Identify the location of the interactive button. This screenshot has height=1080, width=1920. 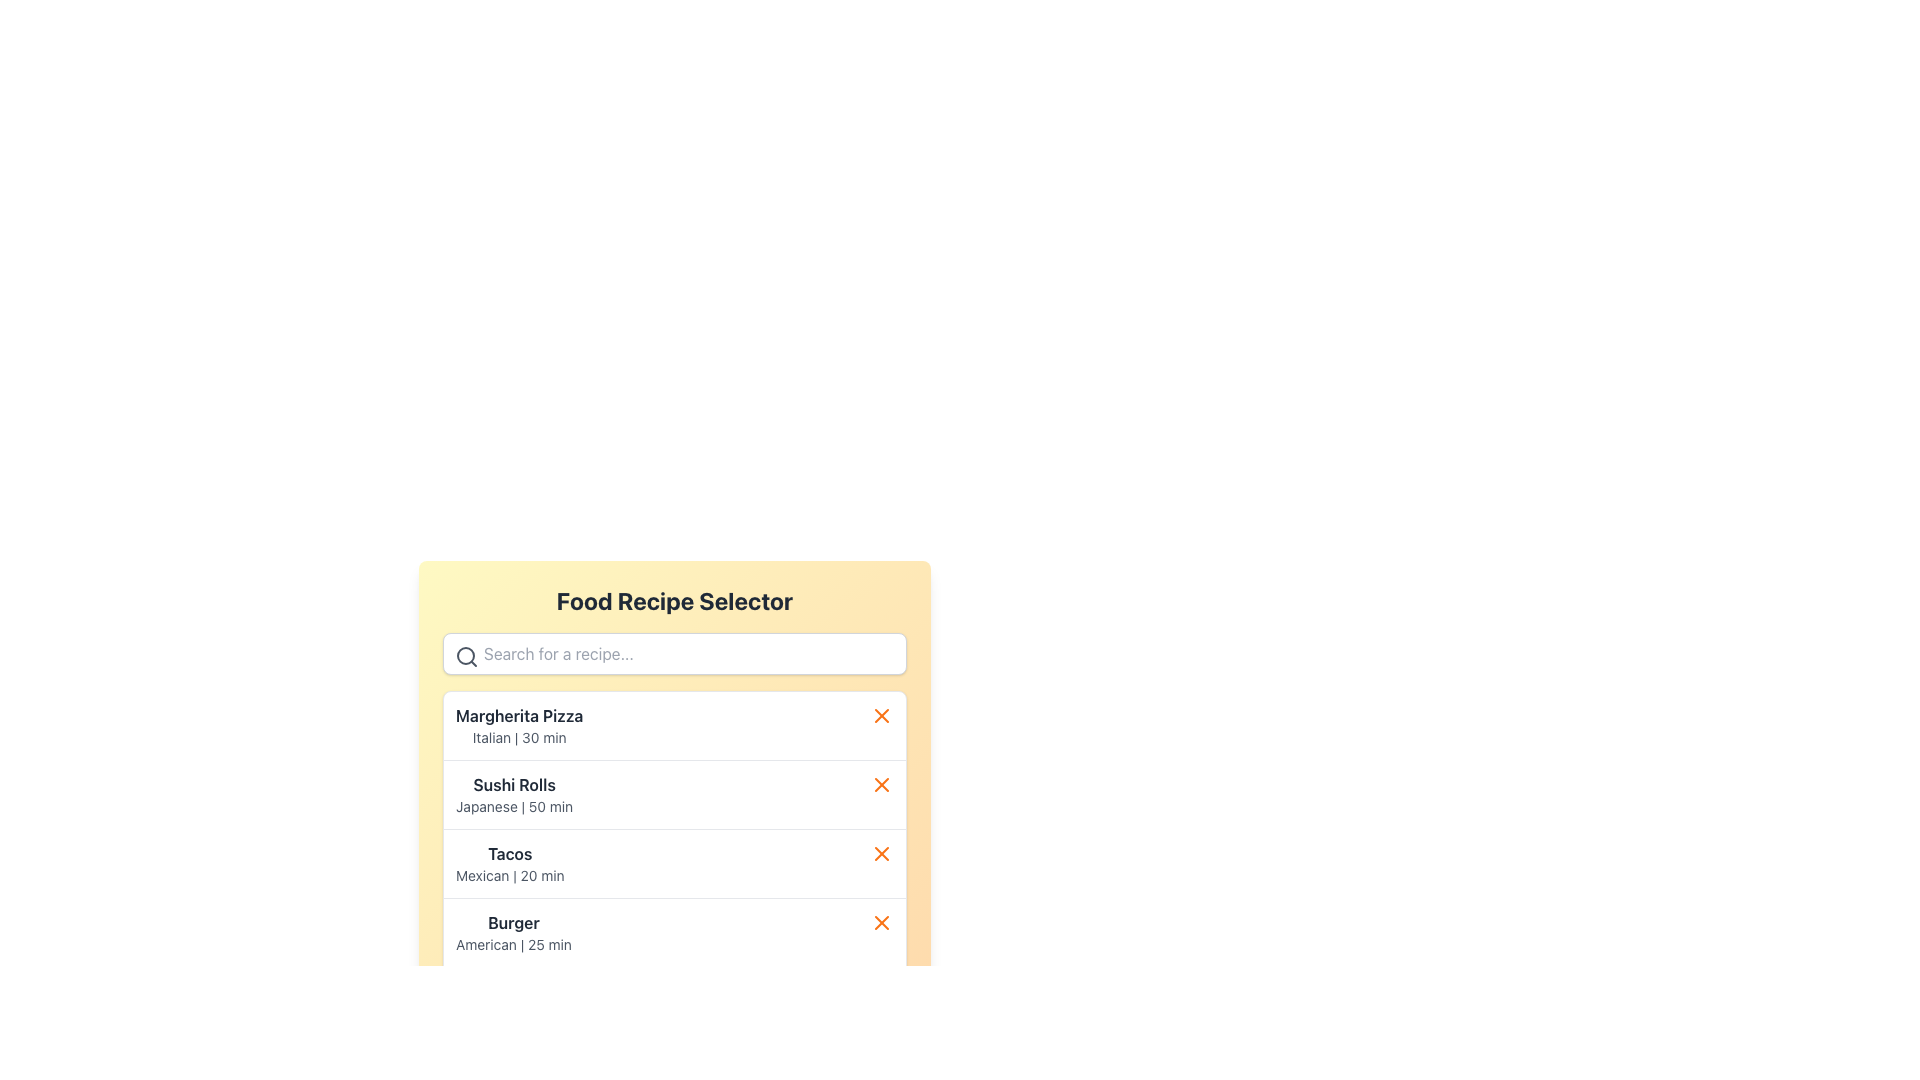
(881, 853).